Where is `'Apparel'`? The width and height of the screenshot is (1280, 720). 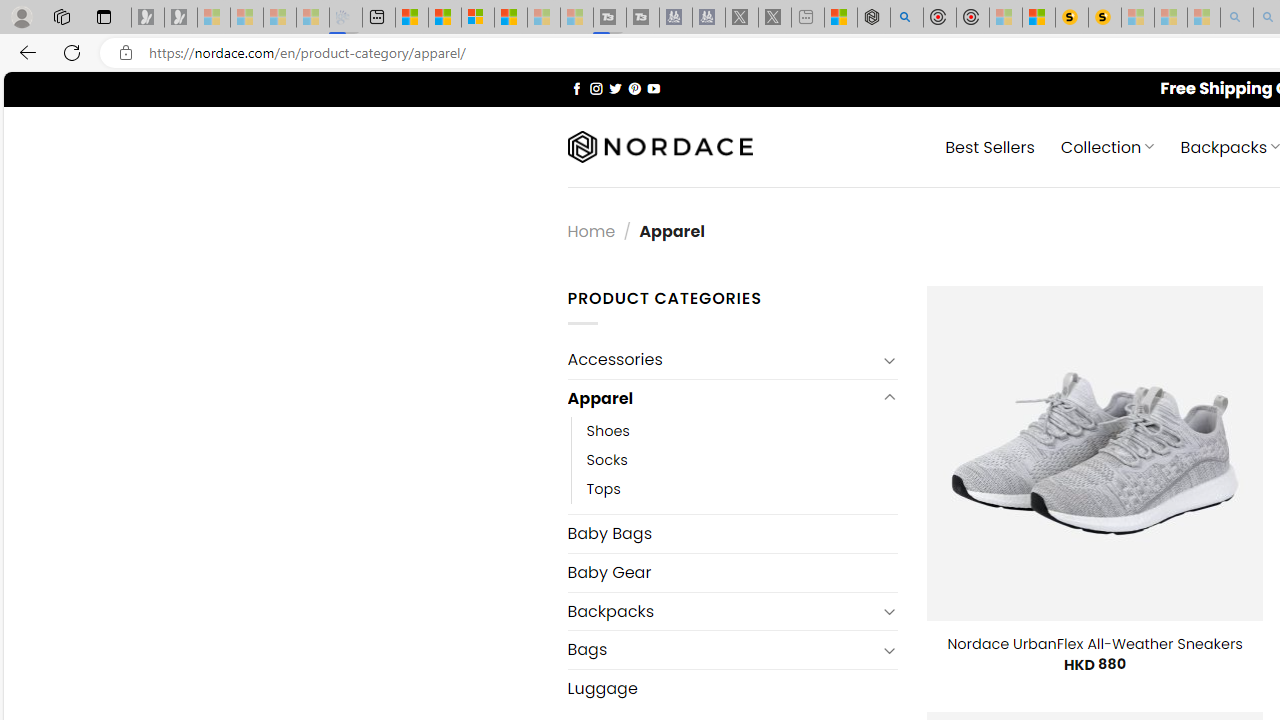
'Apparel' is located at coordinates (720, 398).